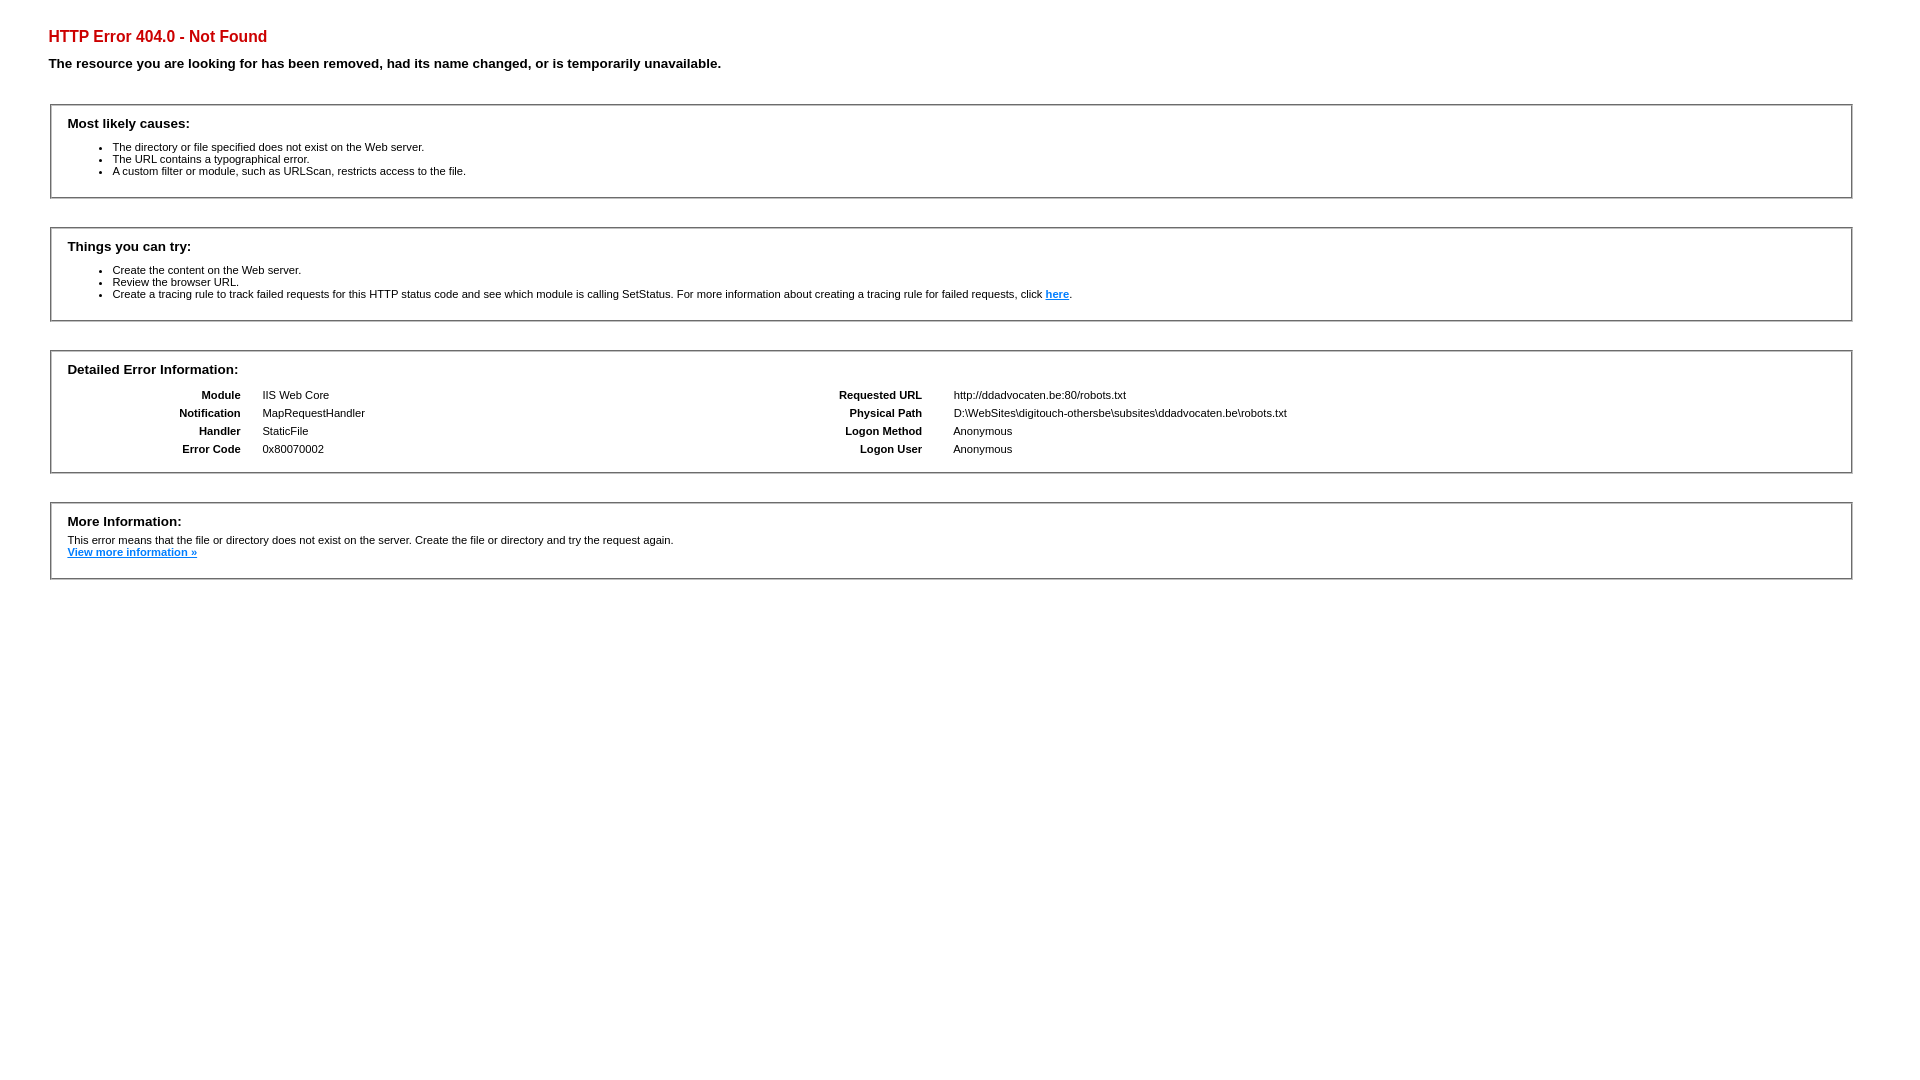  I want to click on 'here', so click(1056, 293).